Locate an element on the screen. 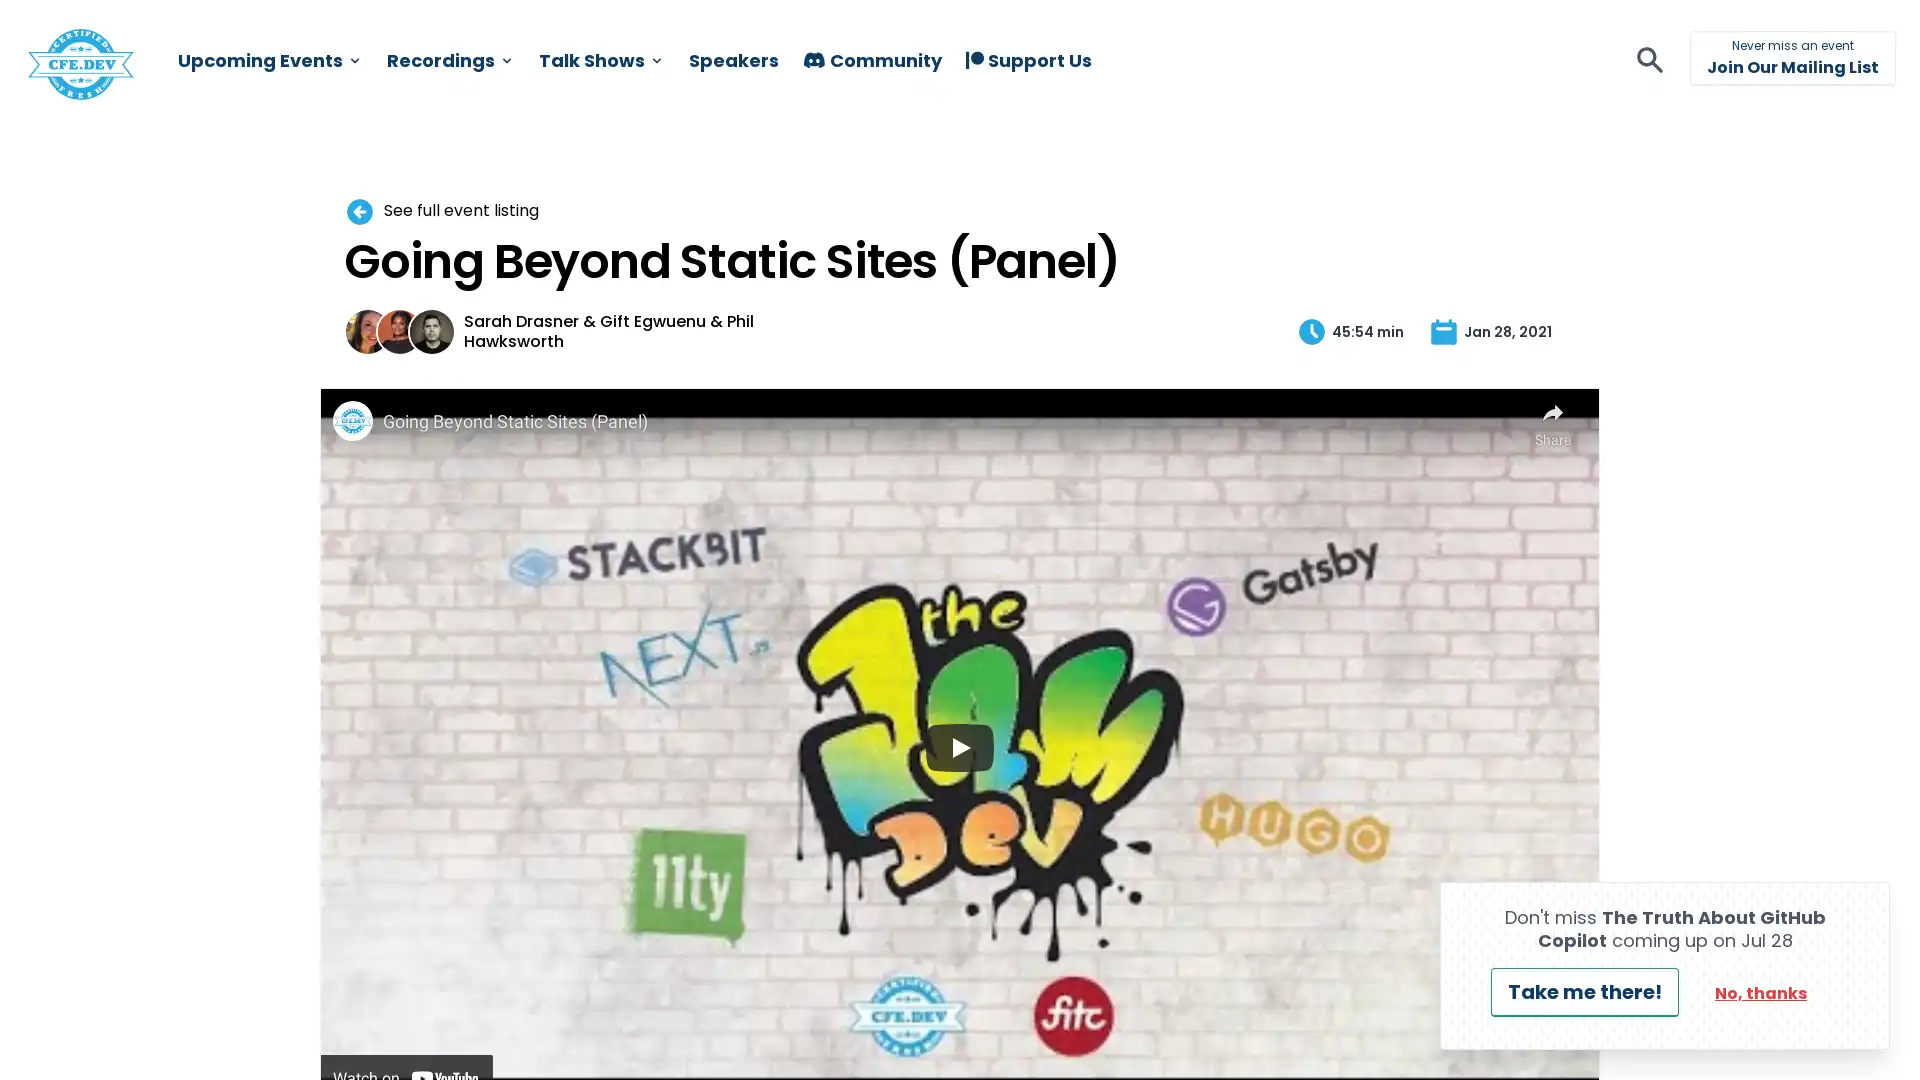  Toggle Search is located at coordinates (825, 86).